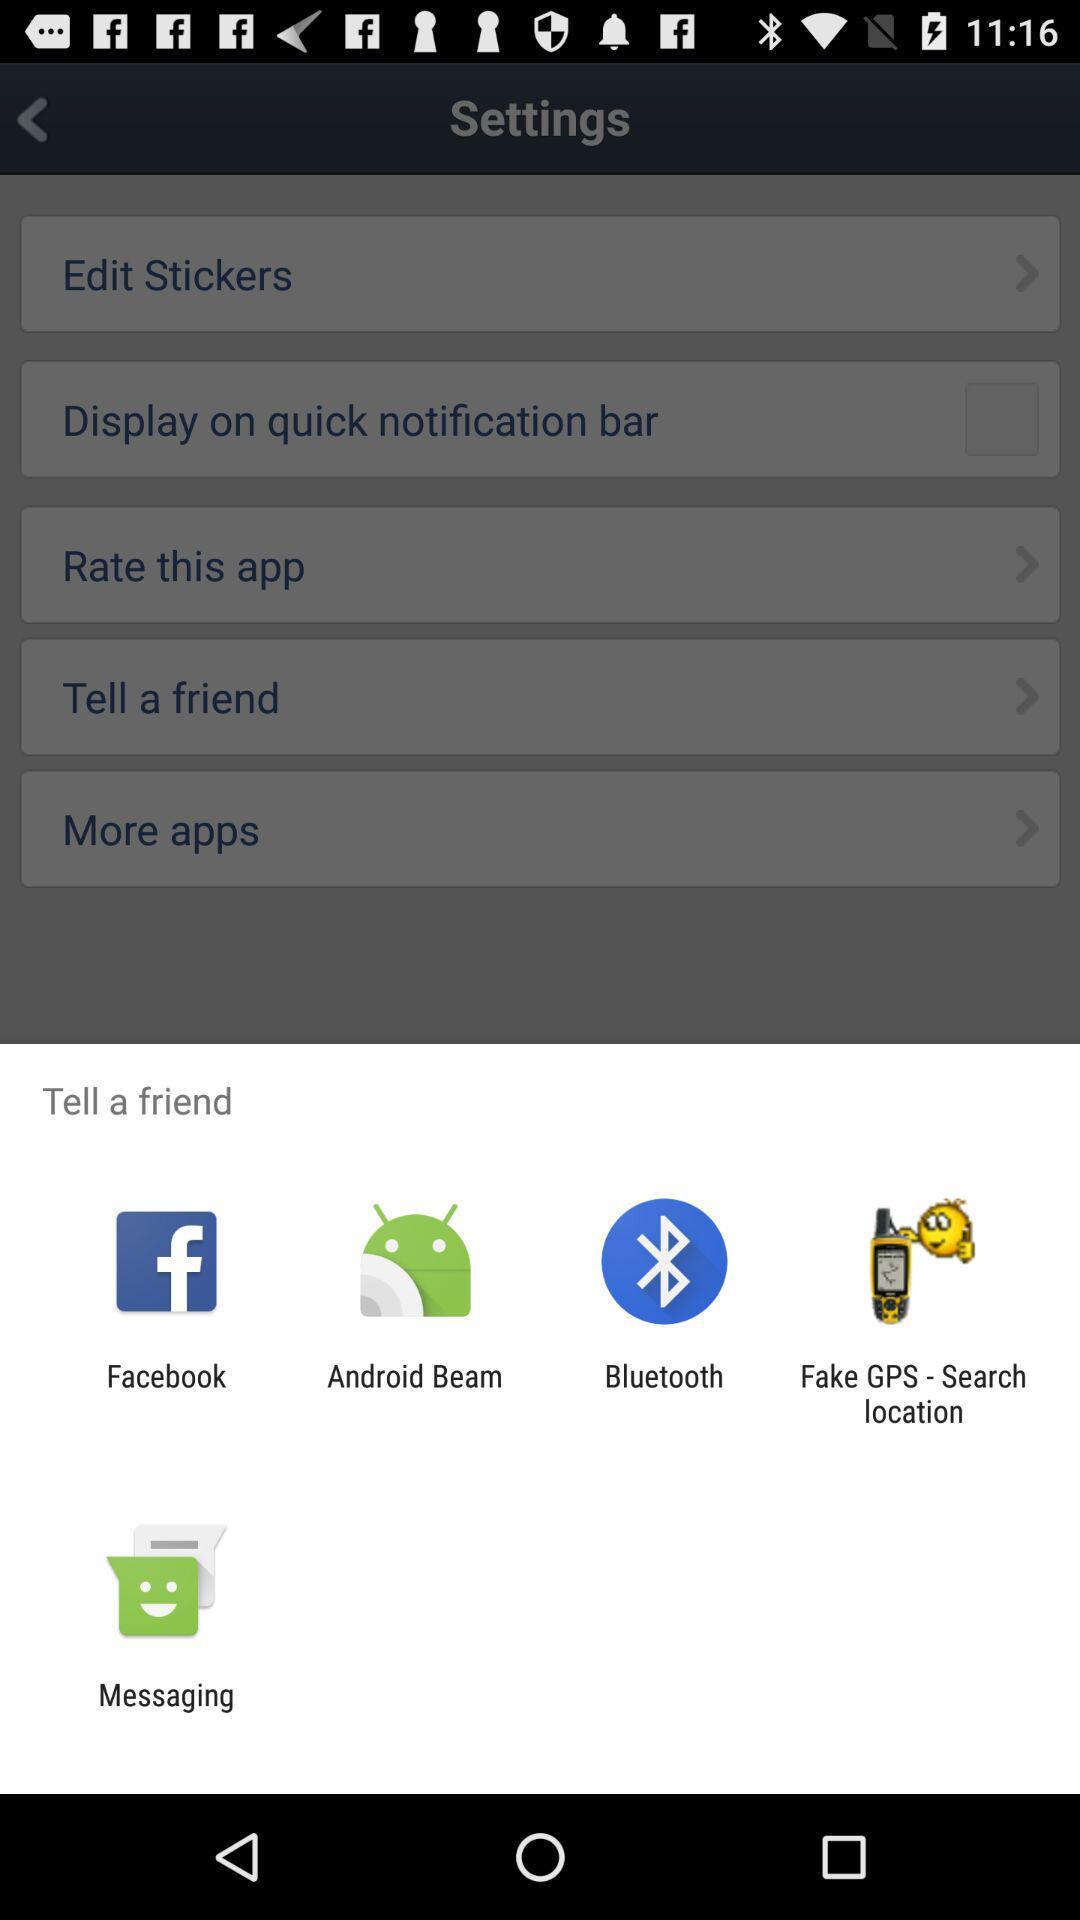 The height and width of the screenshot is (1920, 1080). I want to click on the item to the right of the bluetooth app, so click(913, 1392).